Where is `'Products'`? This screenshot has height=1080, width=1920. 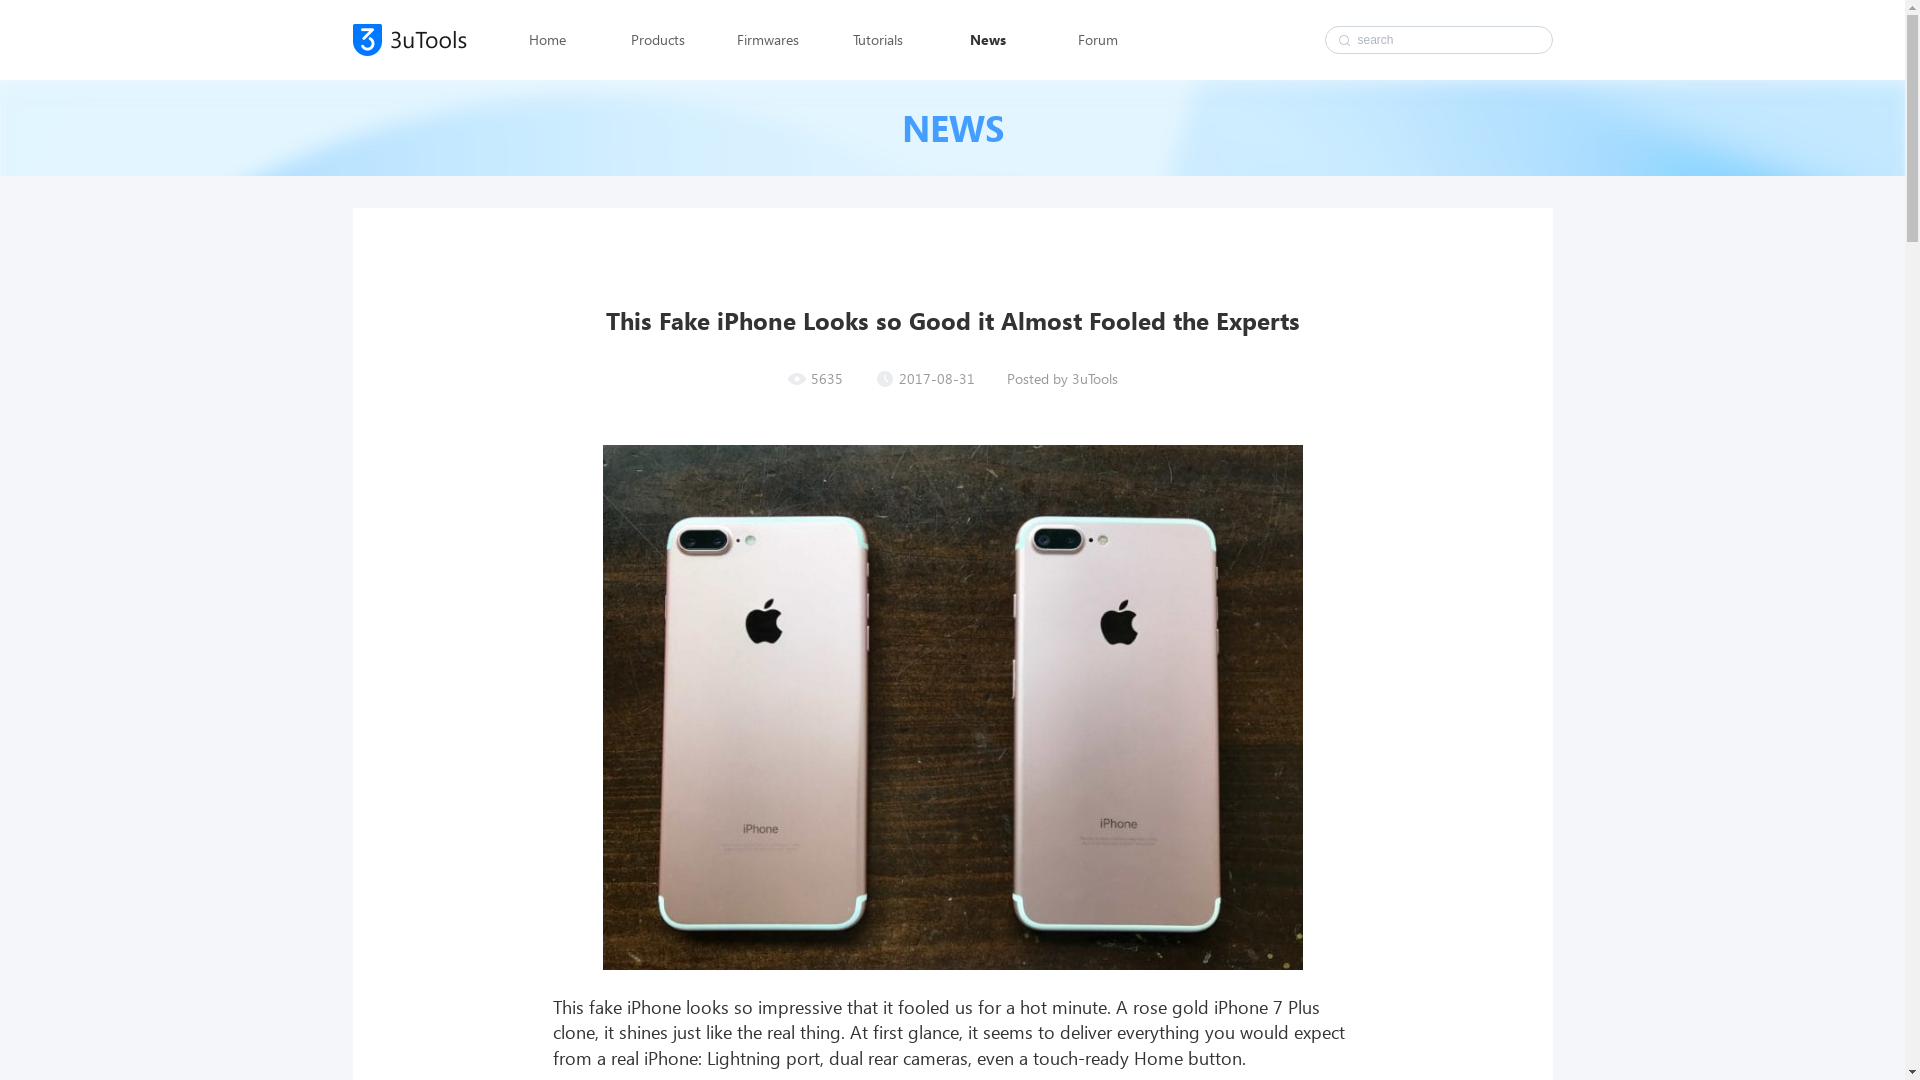 'Products' is located at coordinates (657, 39).